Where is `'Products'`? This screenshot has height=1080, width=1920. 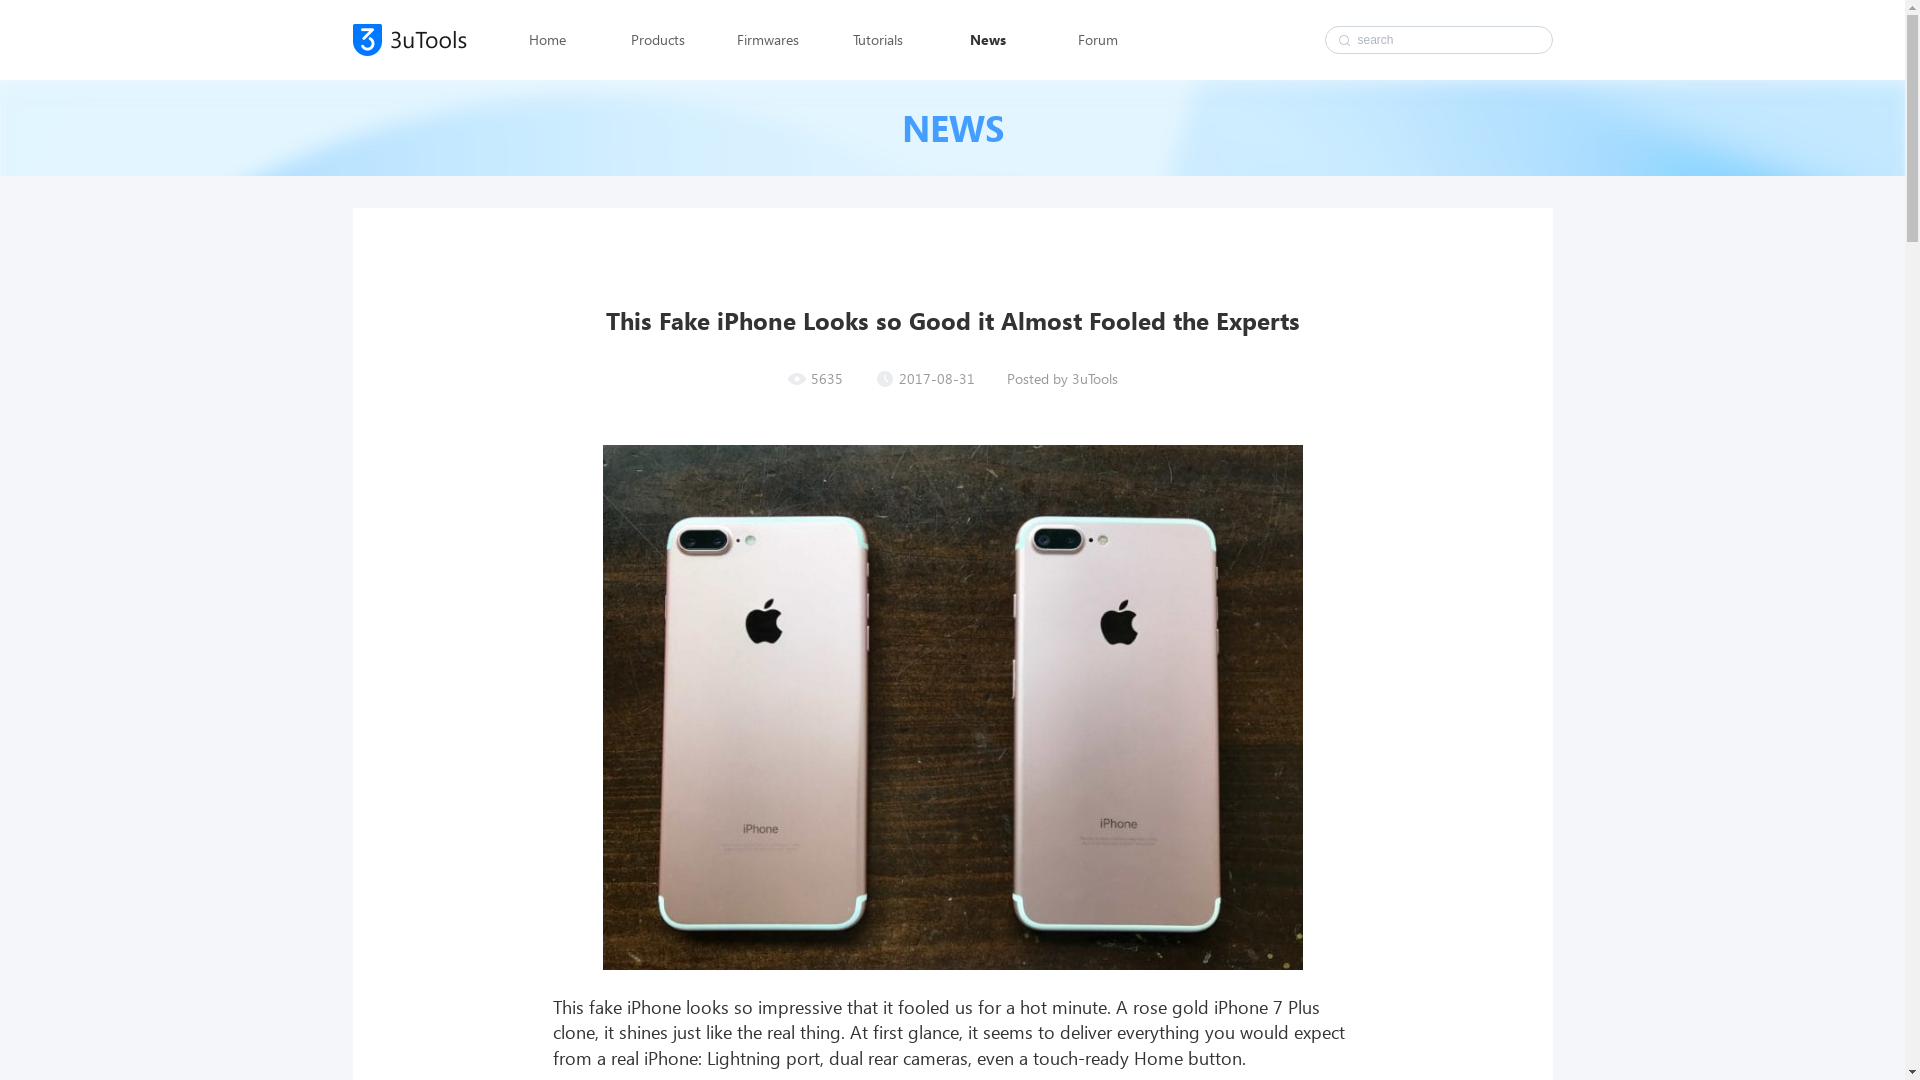 'Products' is located at coordinates (657, 39).